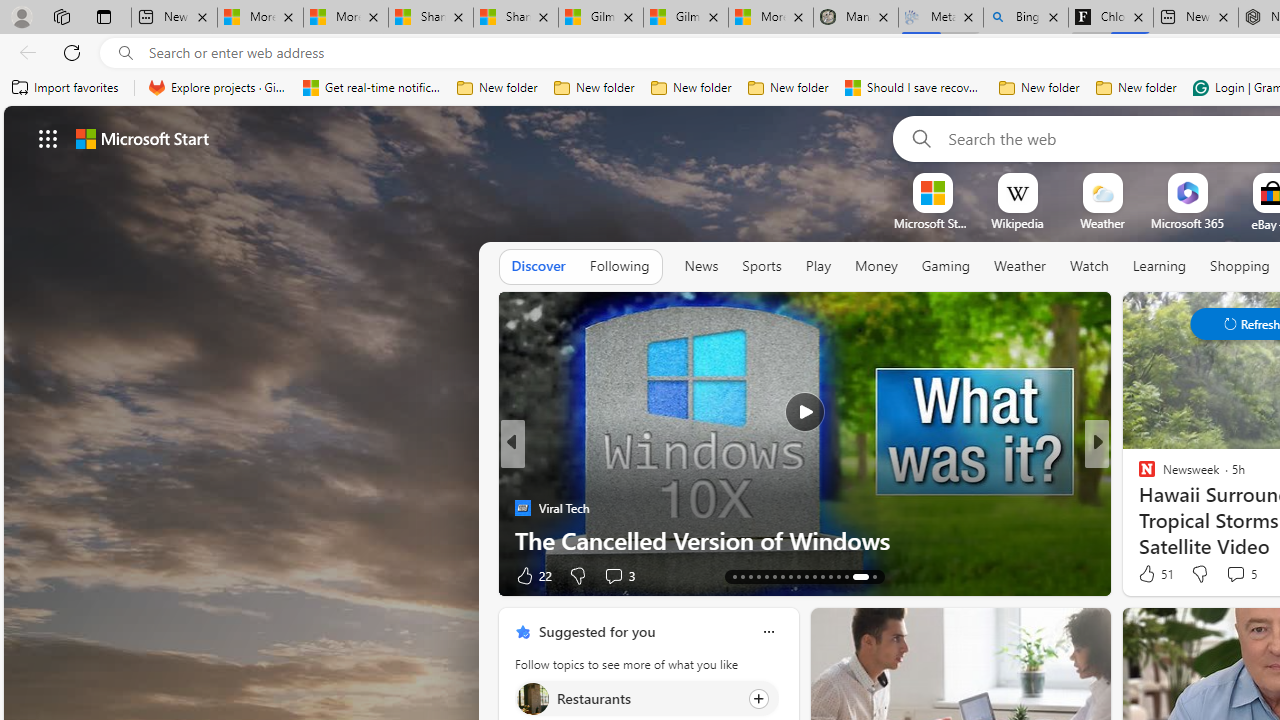  I want to click on 'Wikipedia', so click(1017, 223).